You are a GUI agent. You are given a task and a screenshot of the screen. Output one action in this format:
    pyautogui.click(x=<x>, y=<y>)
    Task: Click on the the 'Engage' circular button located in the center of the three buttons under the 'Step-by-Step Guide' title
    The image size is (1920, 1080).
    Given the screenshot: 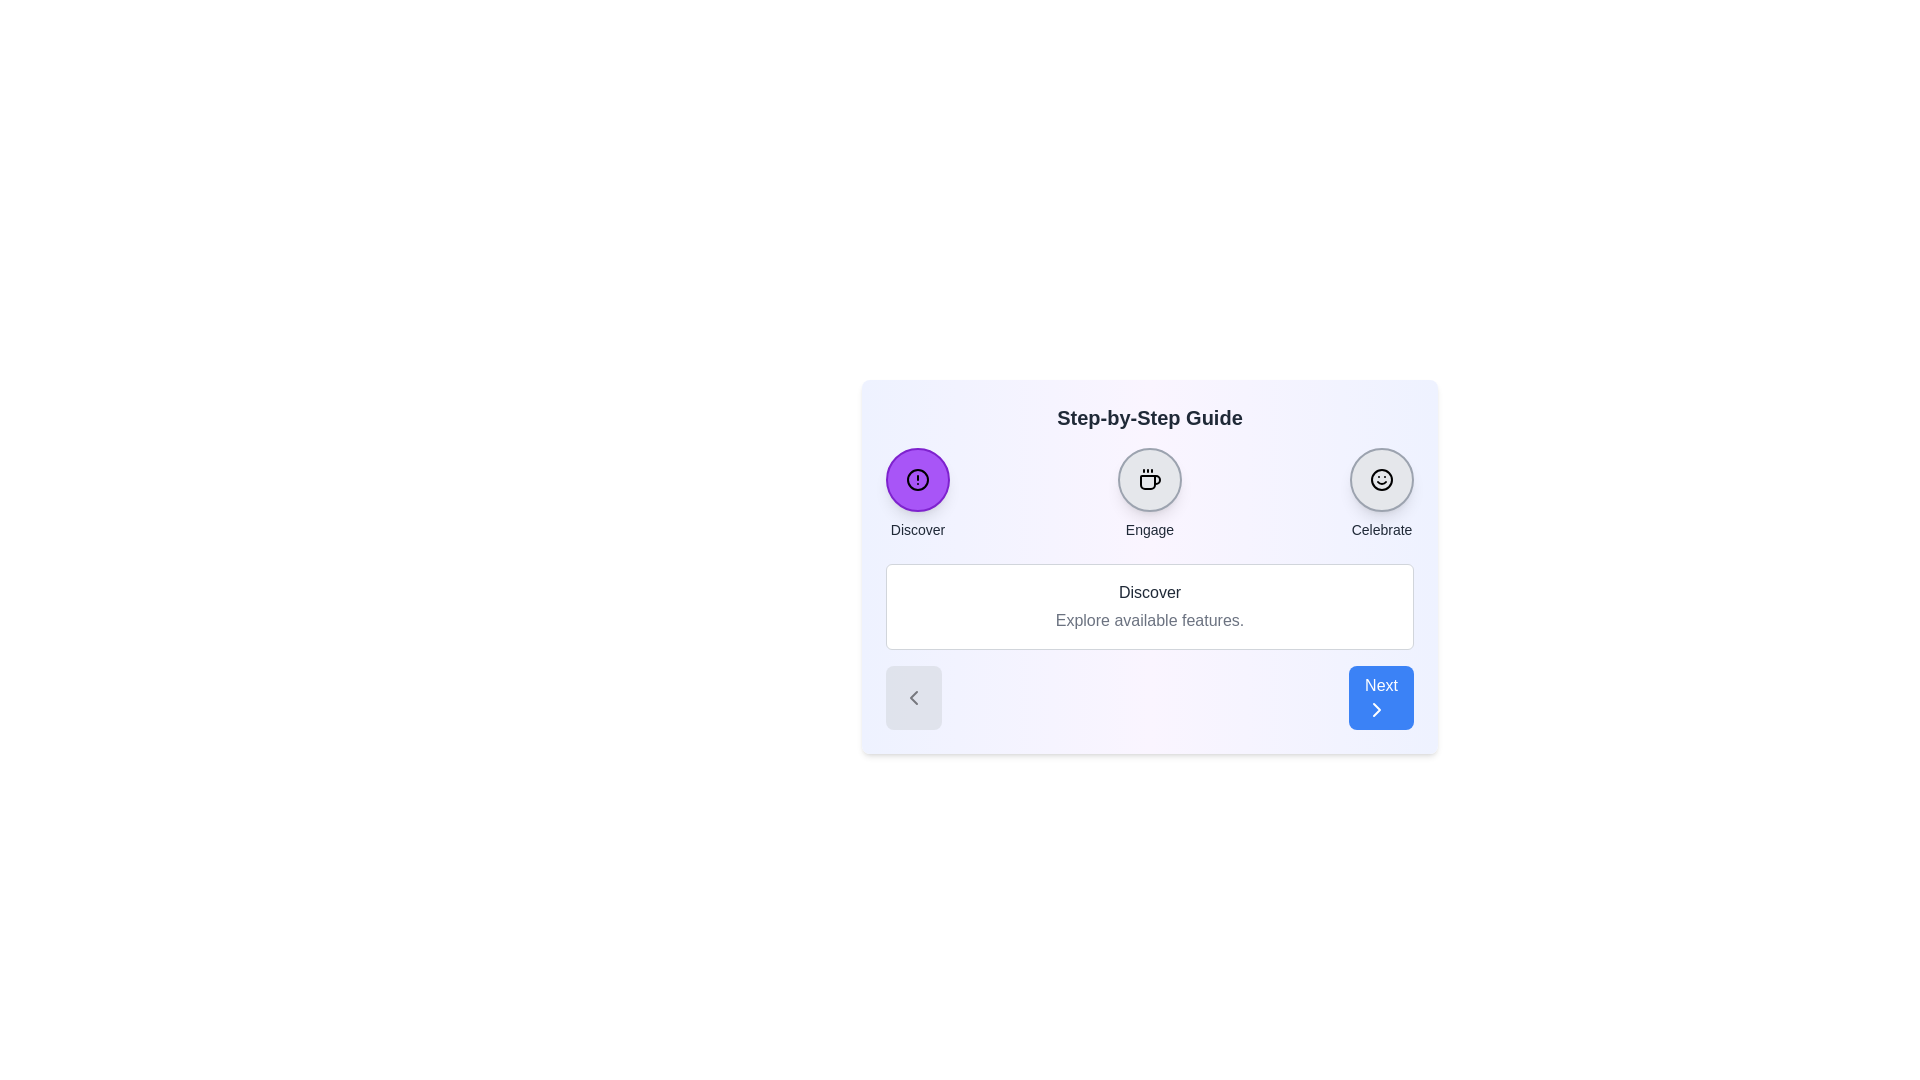 What is the action you would take?
    pyautogui.click(x=1150, y=479)
    